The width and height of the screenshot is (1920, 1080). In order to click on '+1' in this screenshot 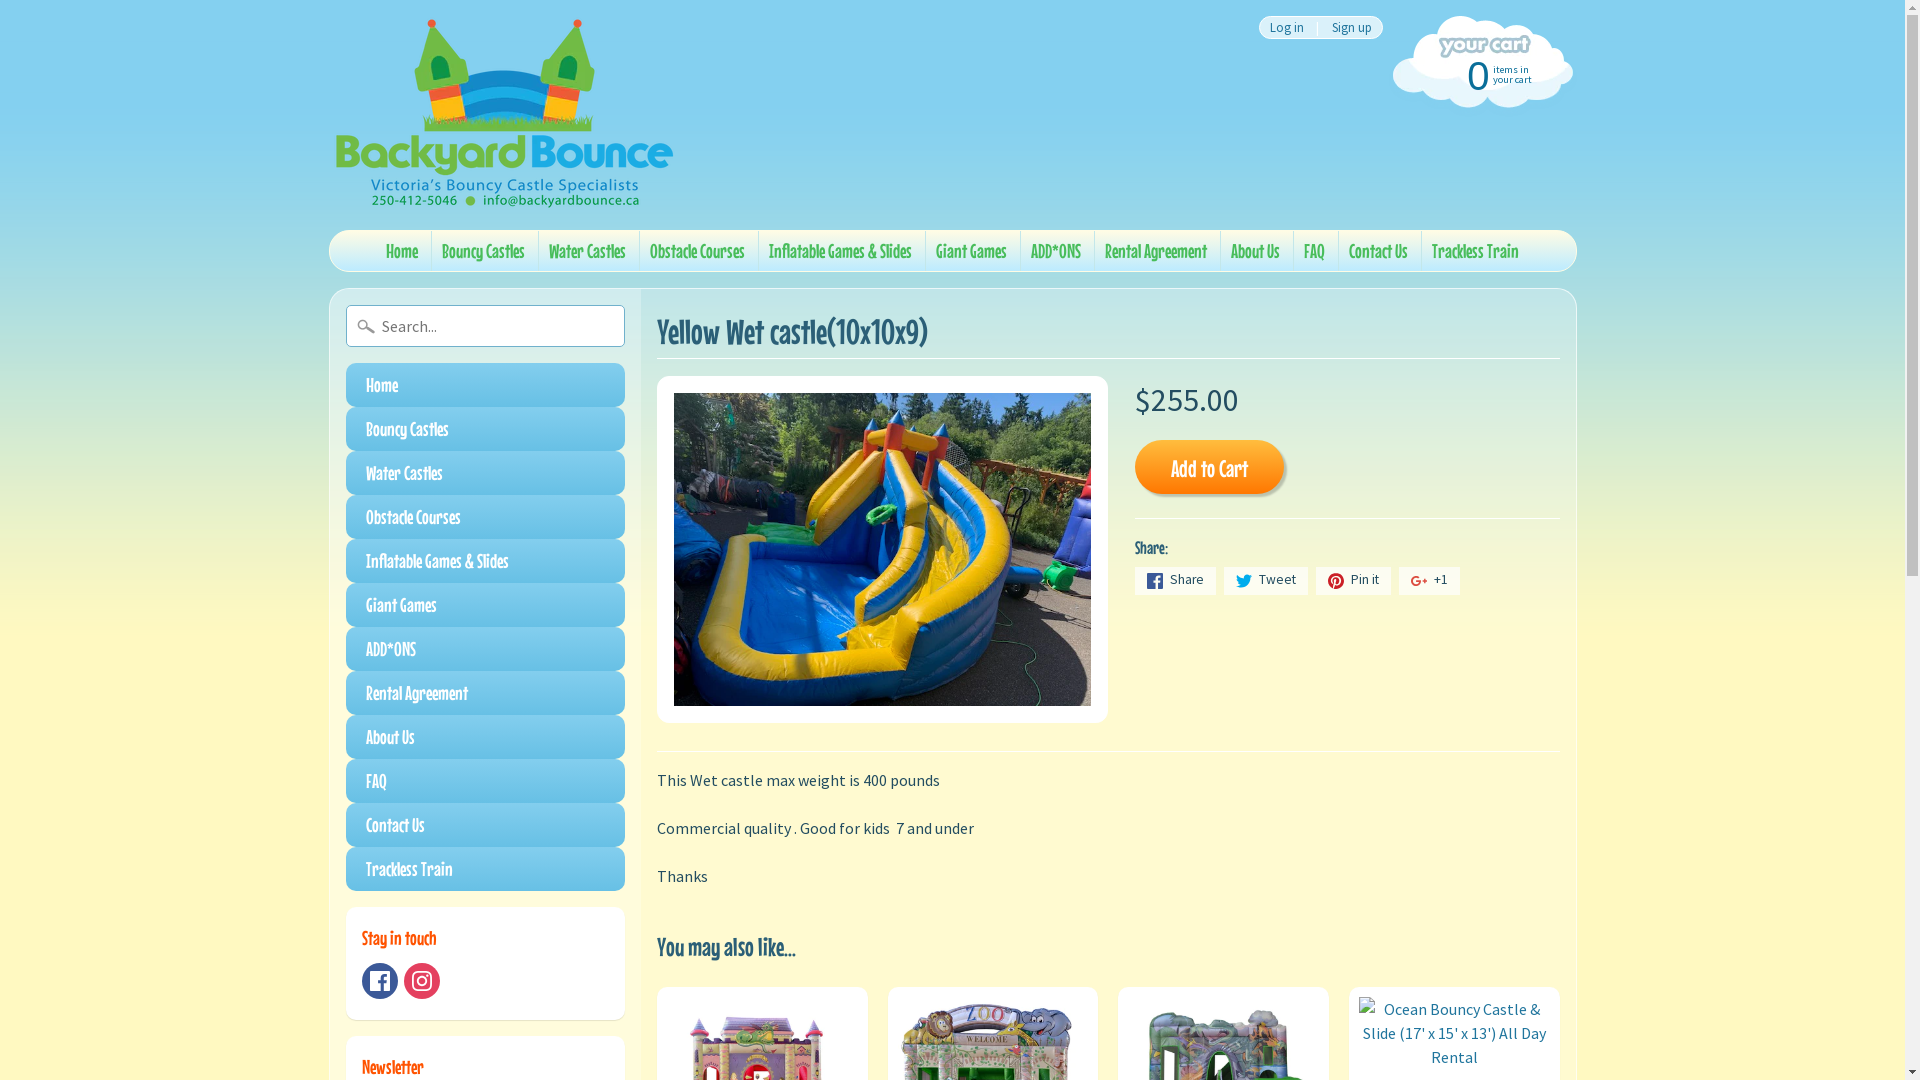, I will do `click(1428, 581)`.